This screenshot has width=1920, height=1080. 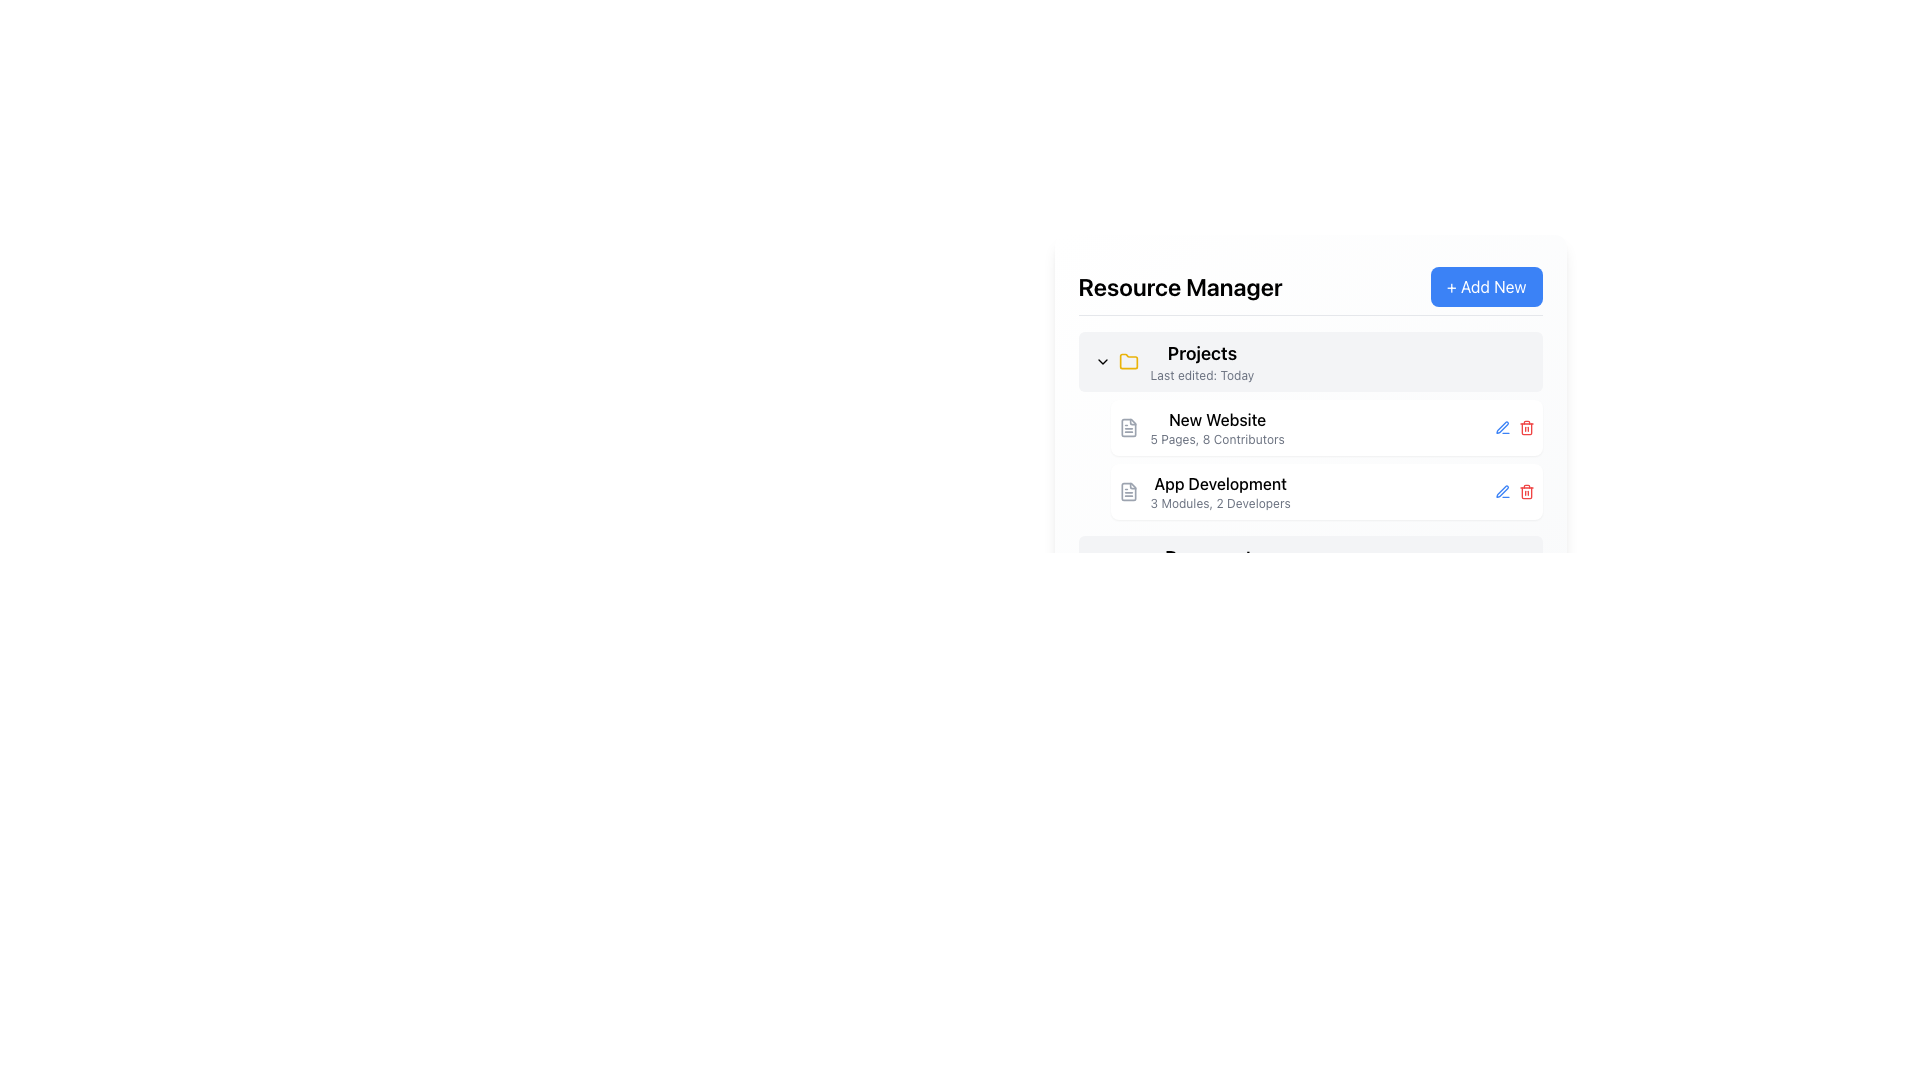 What do you see at coordinates (1201, 362) in the screenshot?
I see `the text header element titled 'Projects'` at bounding box center [1201, 362].